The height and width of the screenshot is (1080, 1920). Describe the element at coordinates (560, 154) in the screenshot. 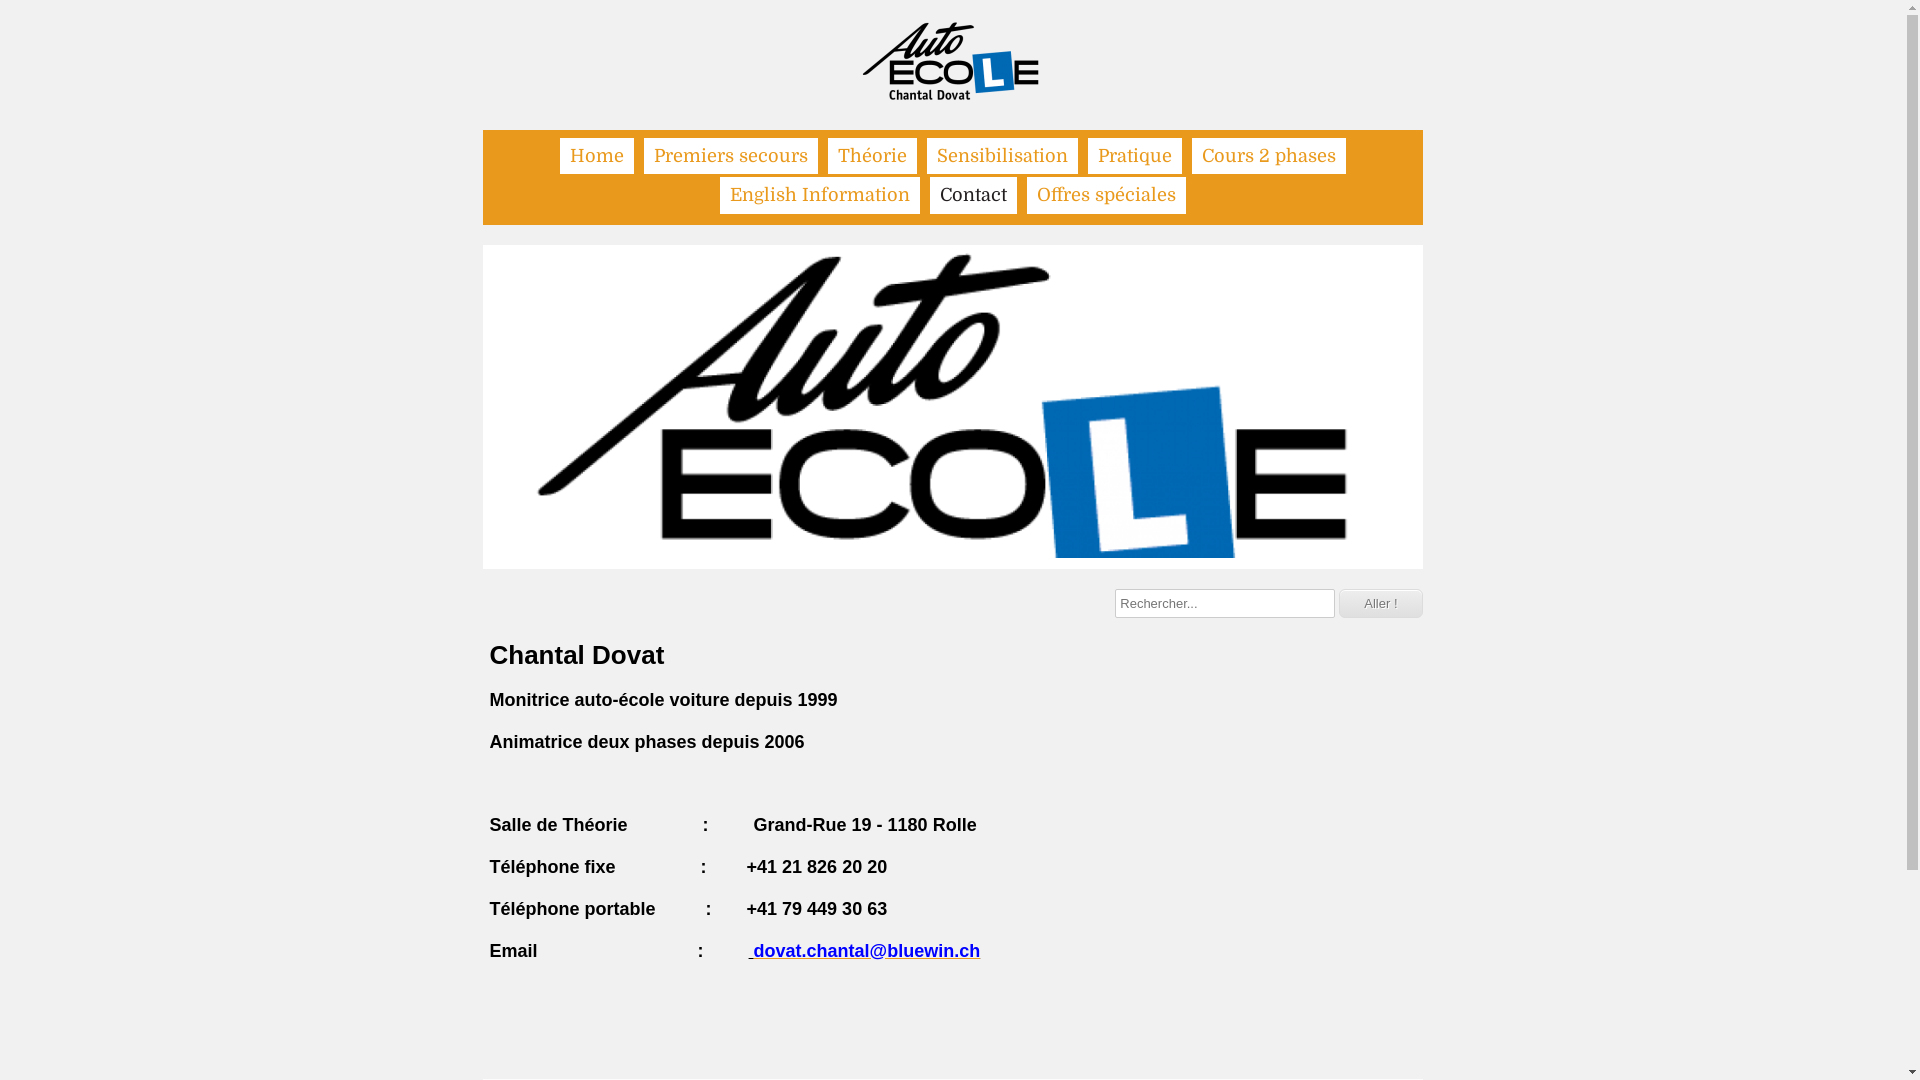

I see `'Home'` at that location.